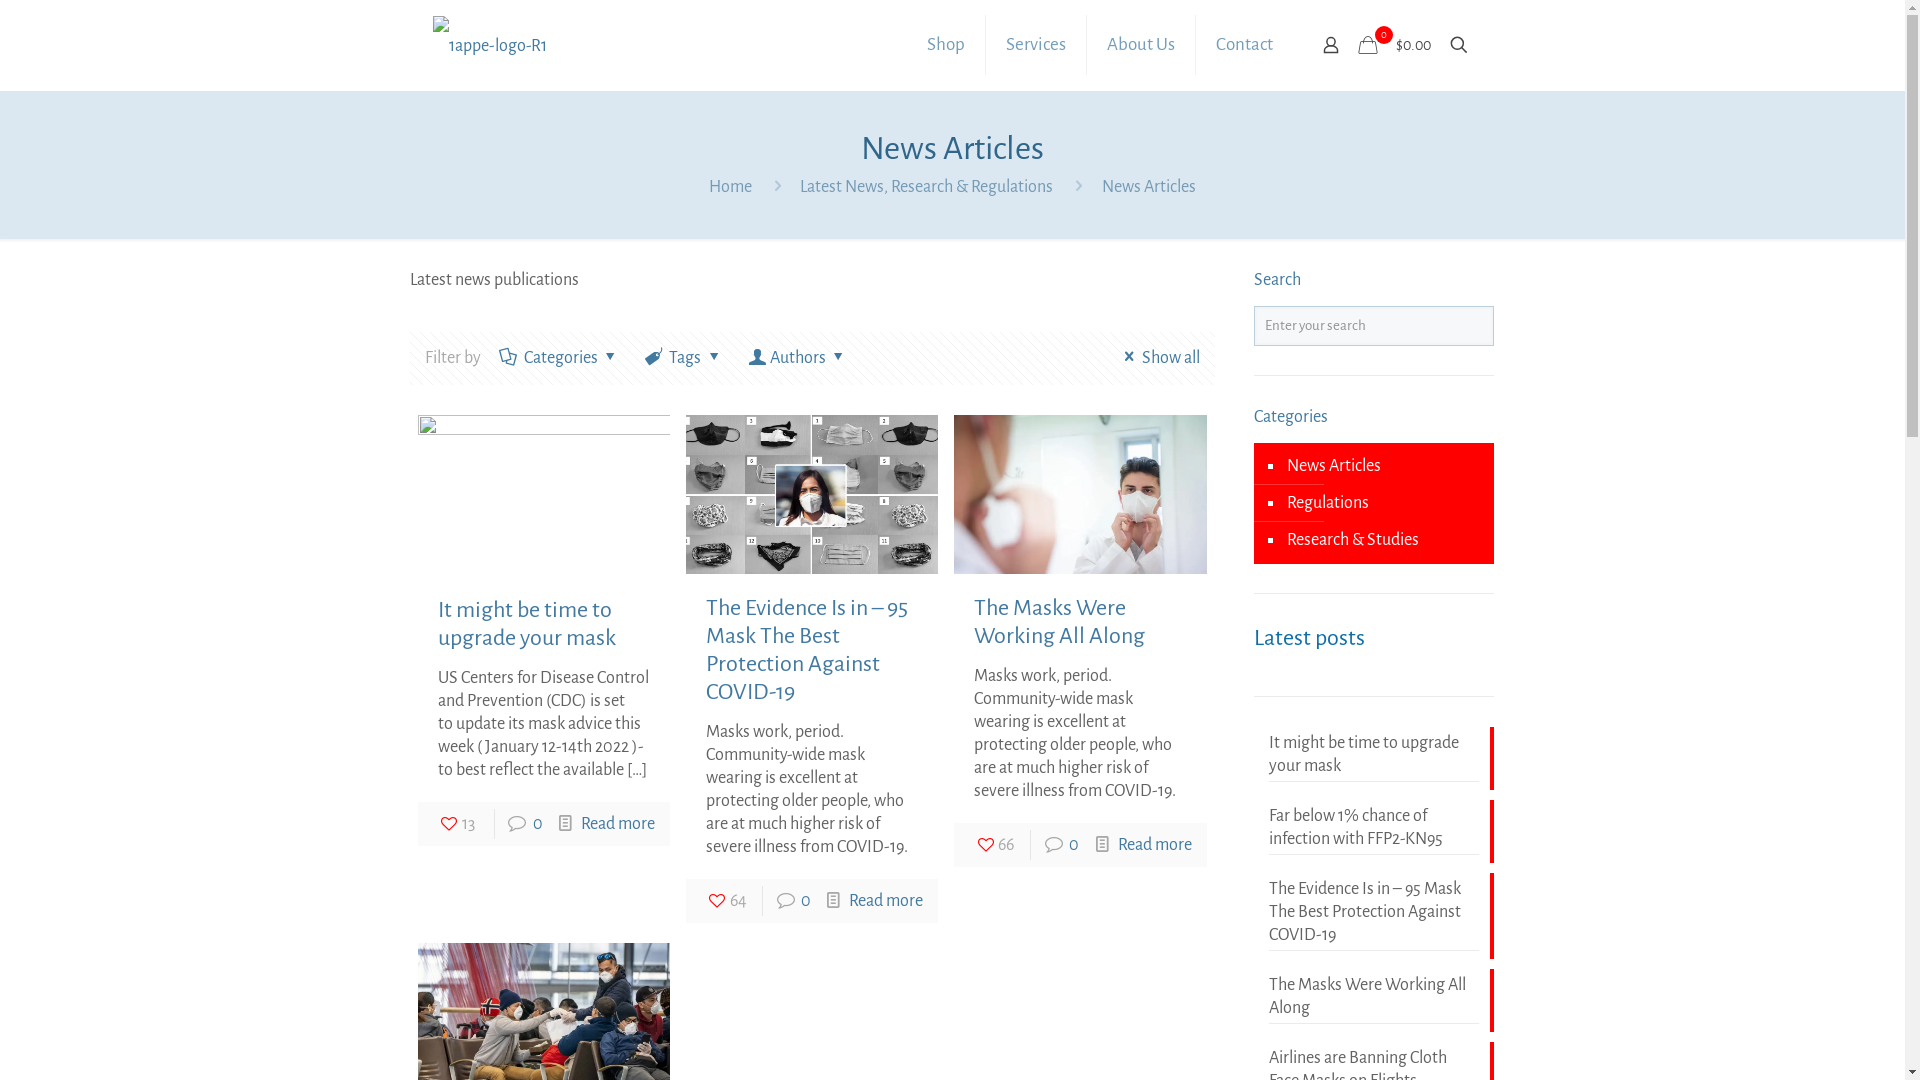 The image size is (1920, 1080). Describe the element at coordinates (795, 357) in the screenshot. I see `'Authors'` at that location.